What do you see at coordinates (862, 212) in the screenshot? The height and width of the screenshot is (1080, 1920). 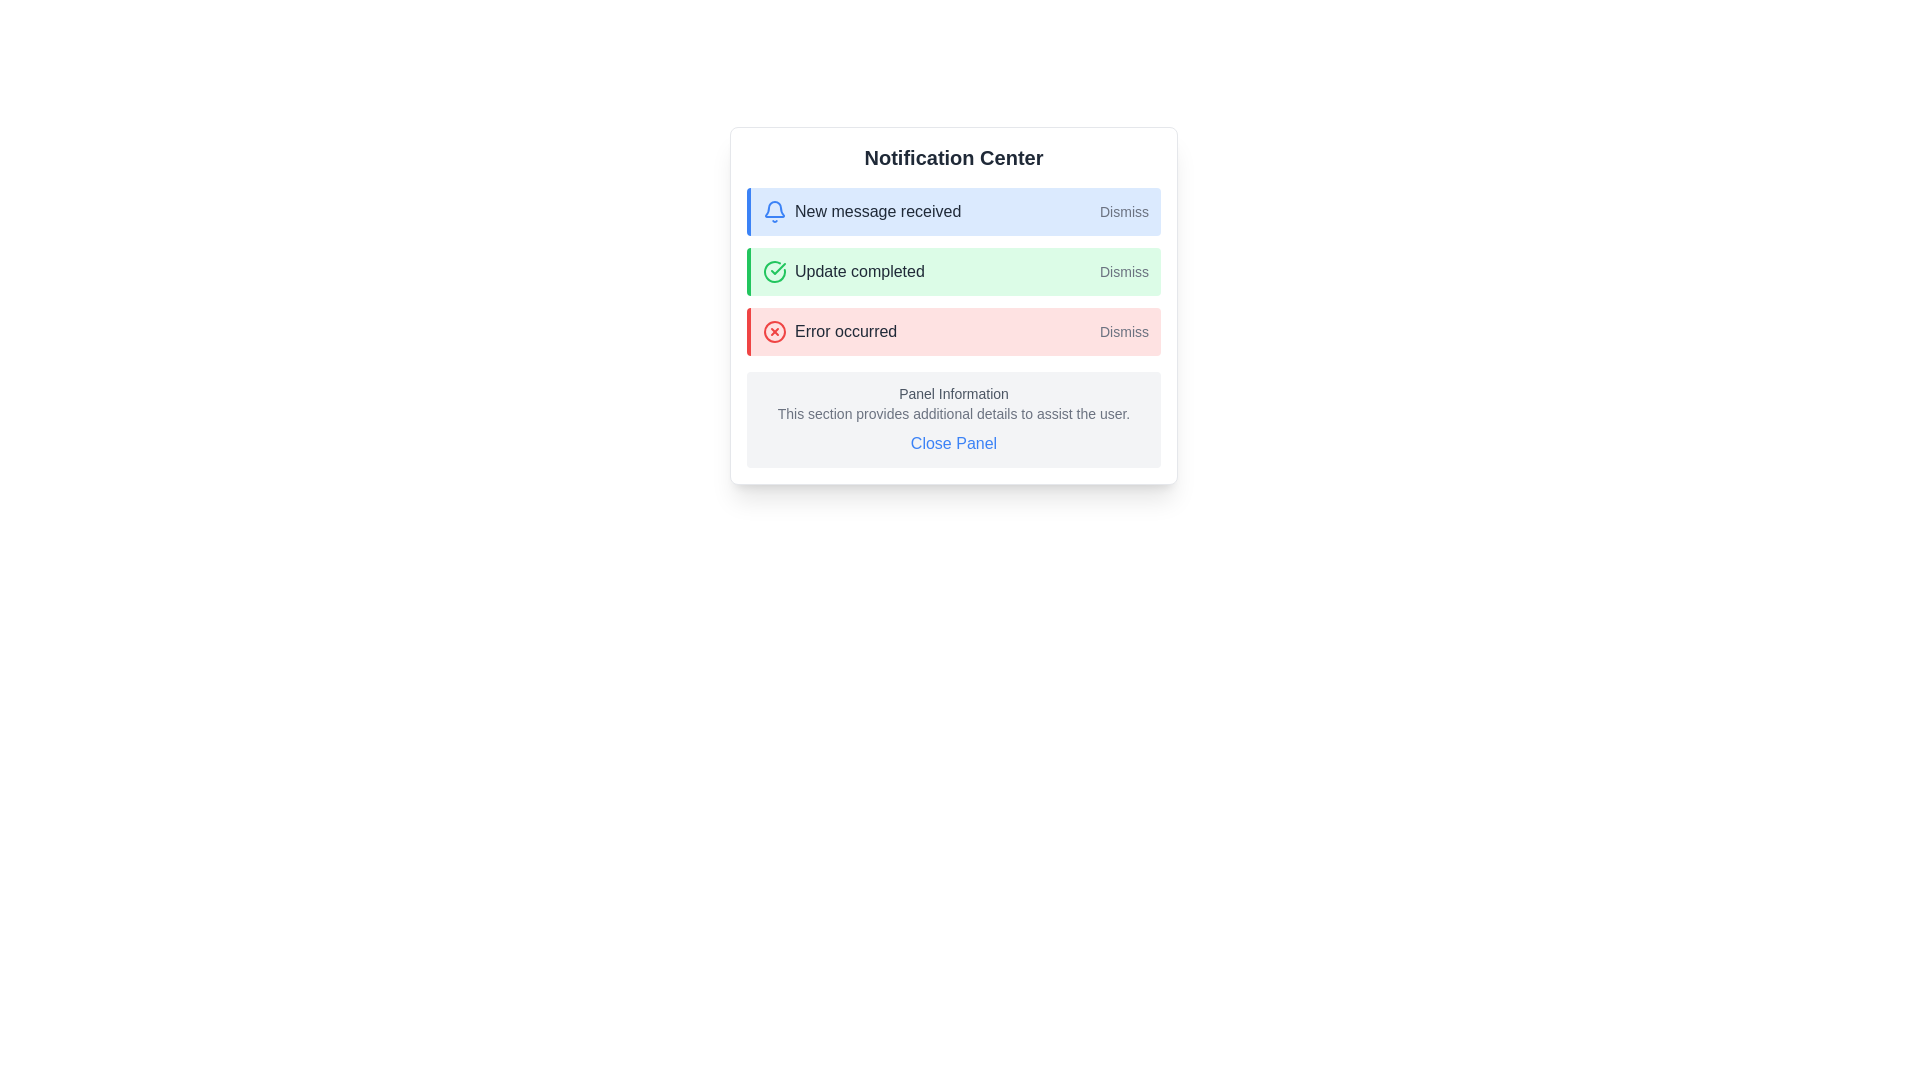 I see `the notification label with an icon that indicates a newly received message, located at the center of the interface and adjacent to the 'Dismiss' button` at bounding box center [862, 212].